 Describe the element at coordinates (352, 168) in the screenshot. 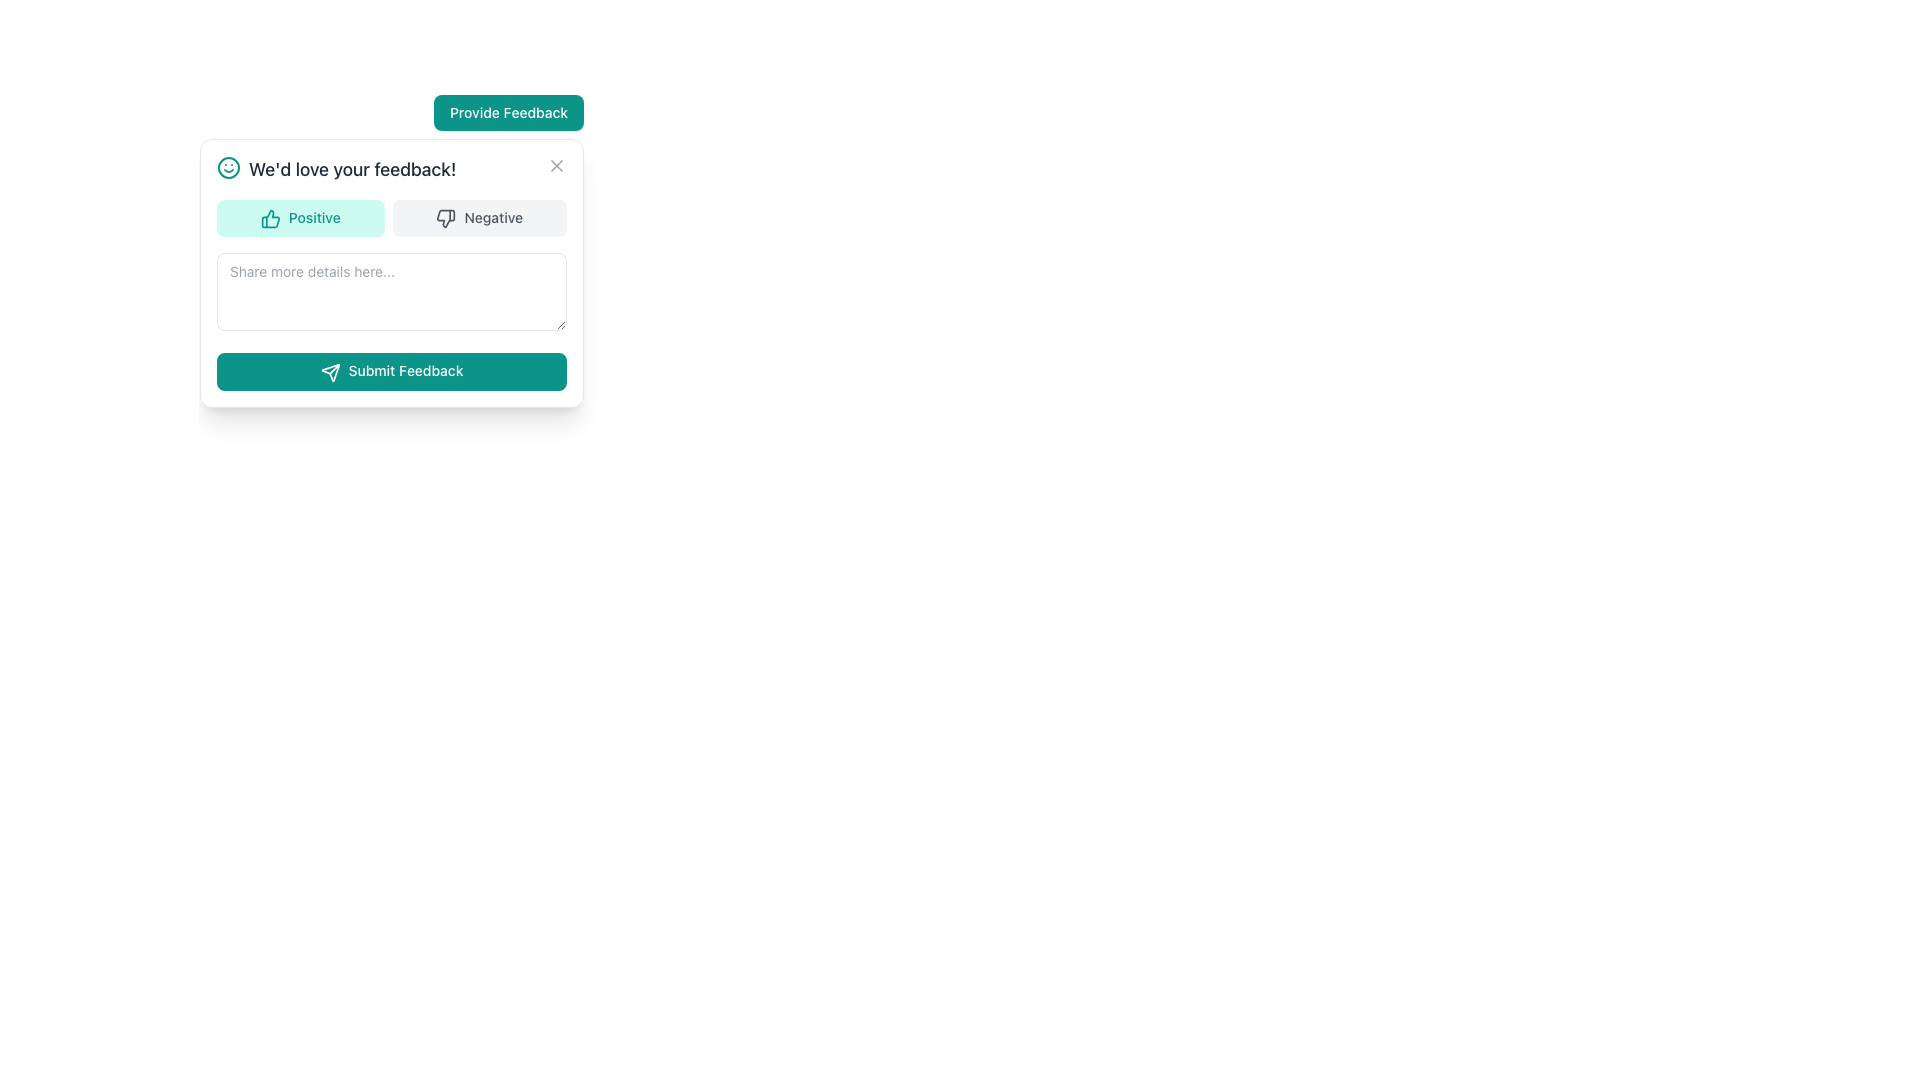

I see `the Text label that serves as a heading for the feedback dialog, positioned to the right of the smiley face icon and above the 'Positive' and 'Negative' buttons` at that location.